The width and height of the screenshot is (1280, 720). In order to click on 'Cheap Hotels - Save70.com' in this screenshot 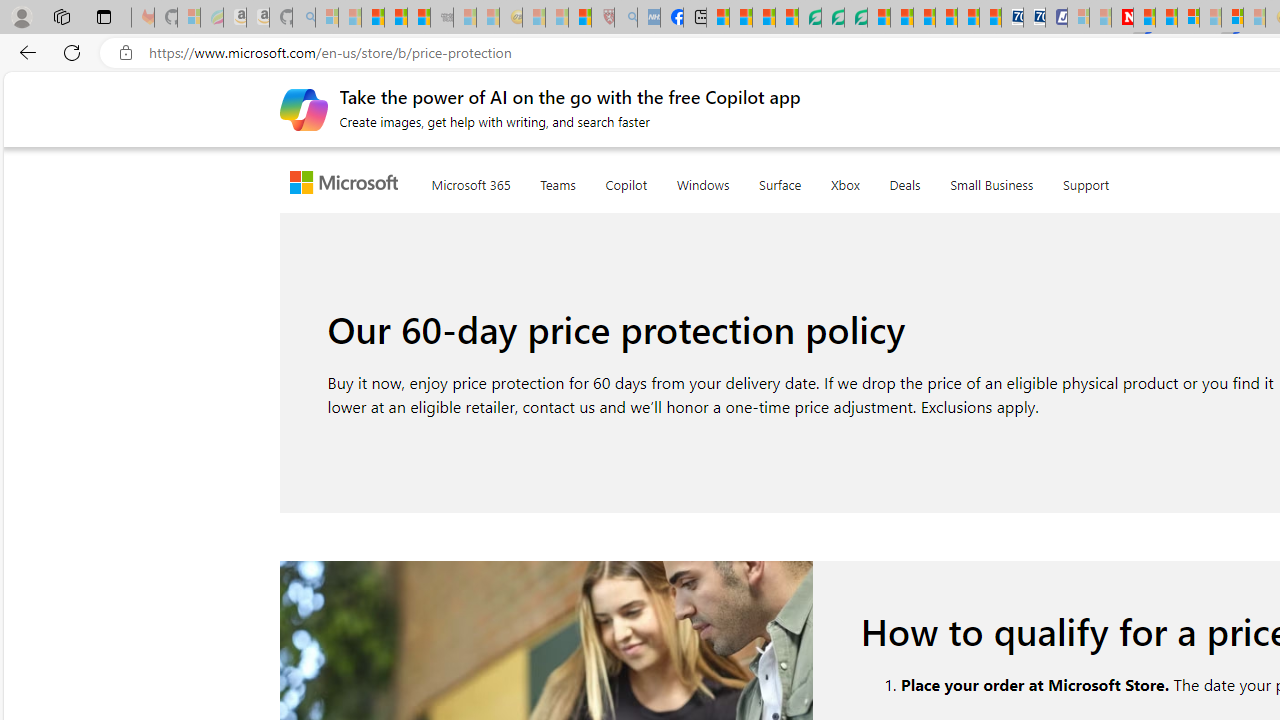, I will do `click(1034, 17)`.